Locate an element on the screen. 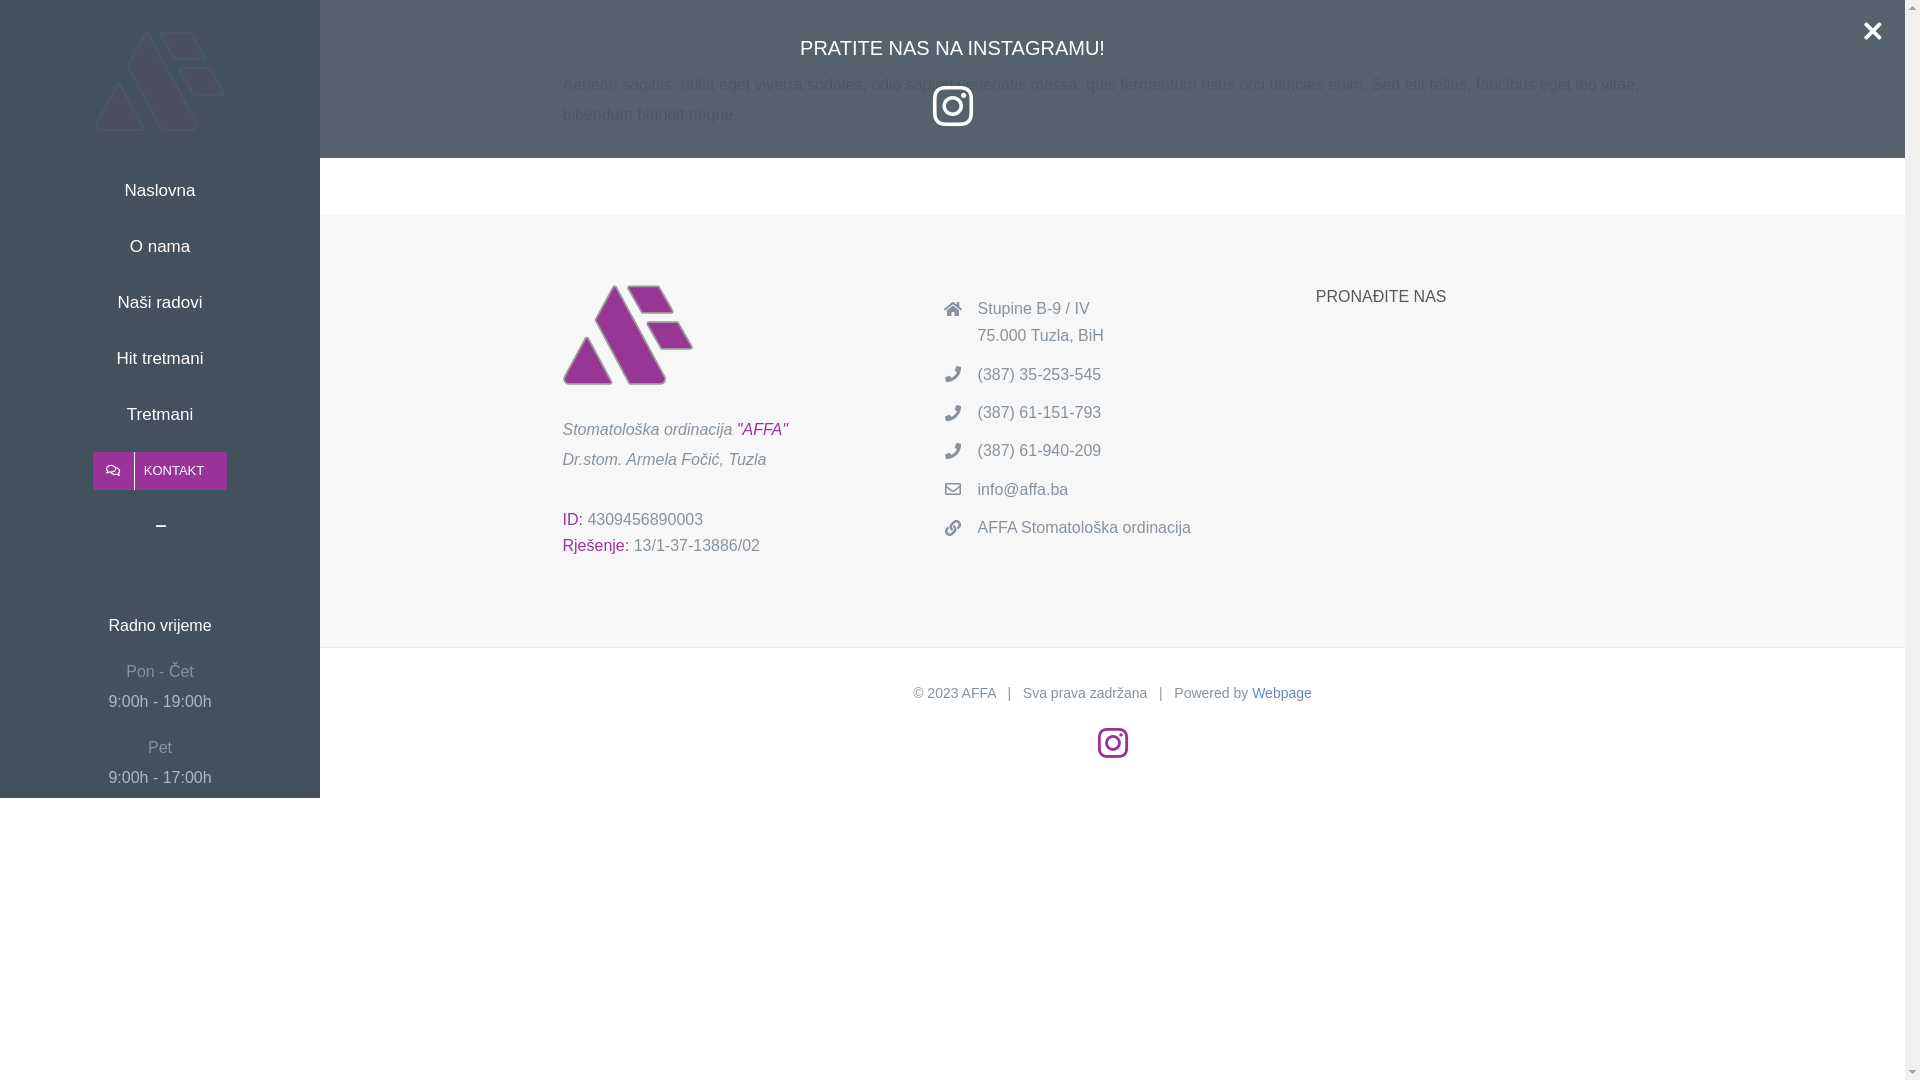 This screenshot has width=1920, height=1080. 'Toggle Sliding Bar' is located at coordinates (158, 526).